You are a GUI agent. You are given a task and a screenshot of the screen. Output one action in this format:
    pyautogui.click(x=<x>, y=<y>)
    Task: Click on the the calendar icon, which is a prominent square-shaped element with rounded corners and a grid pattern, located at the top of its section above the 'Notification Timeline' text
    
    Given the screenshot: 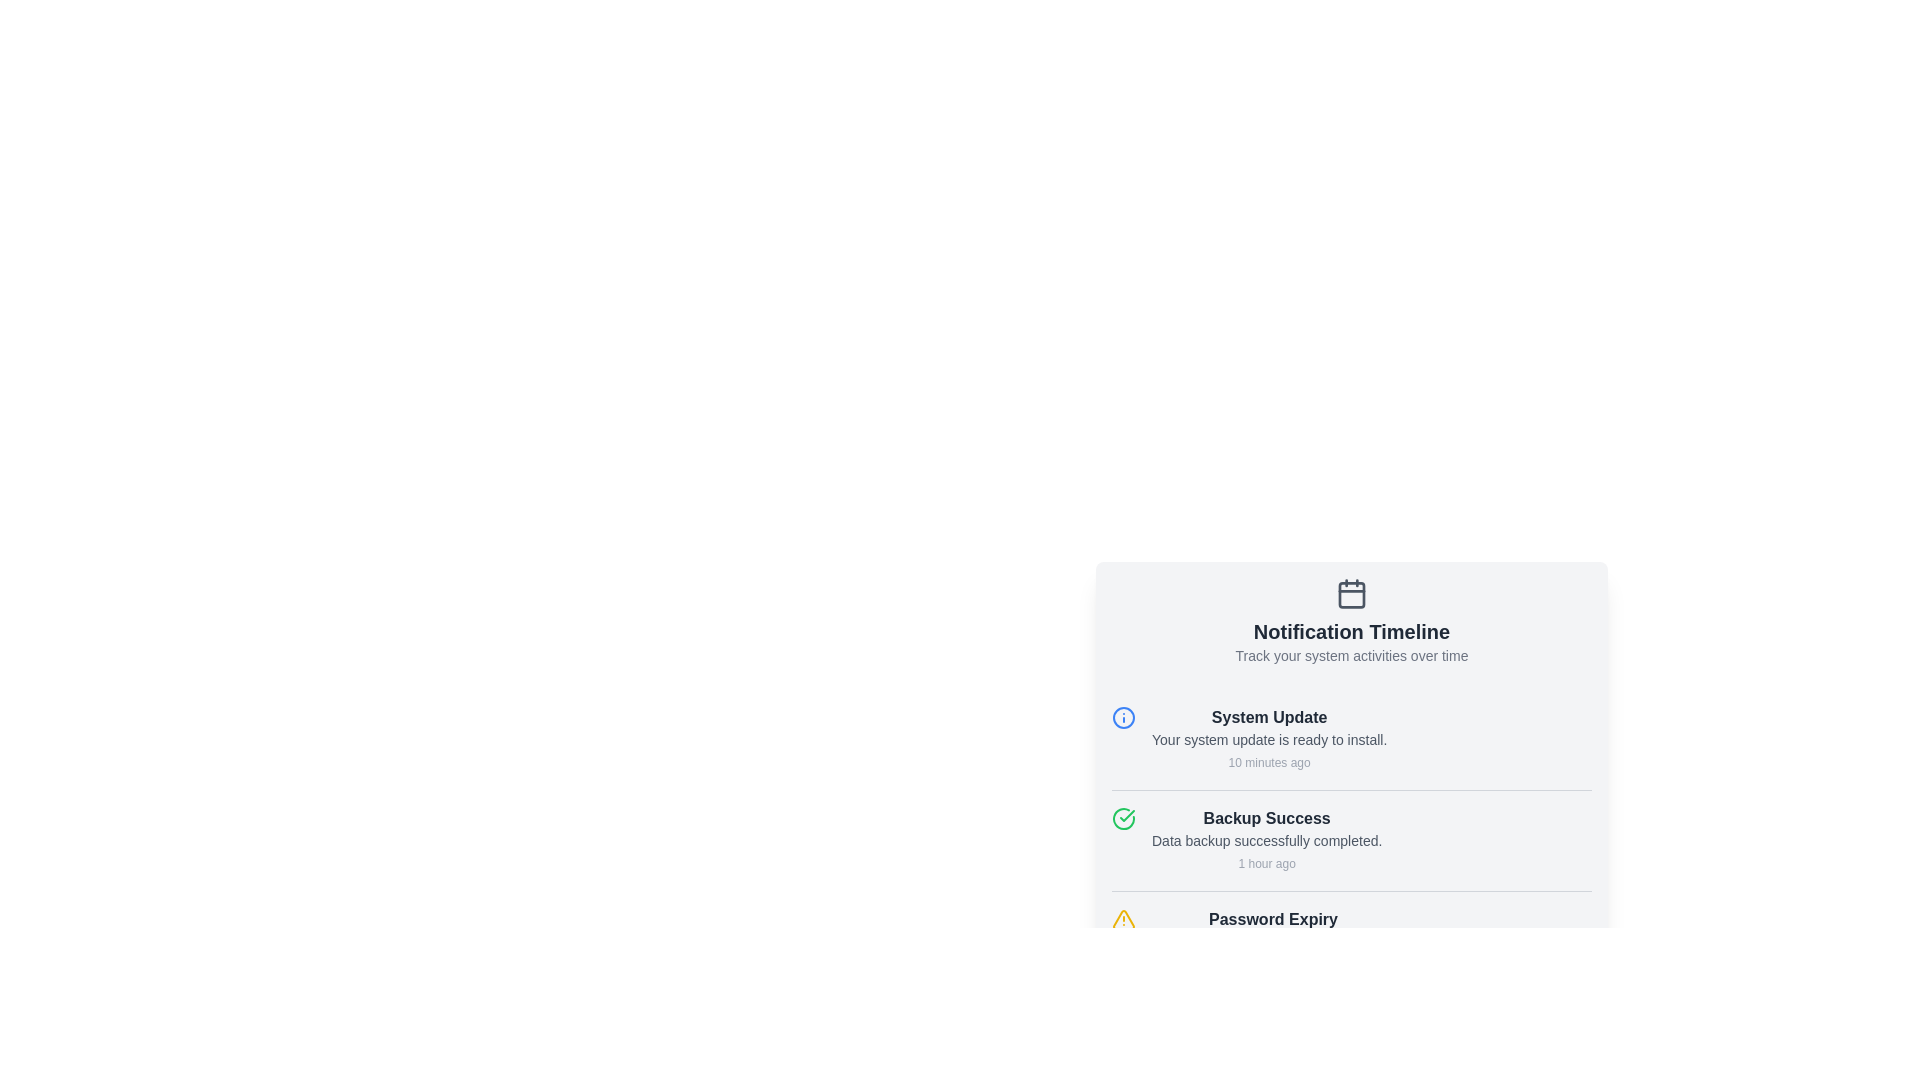 What is the action you would take?
    pyautogui.click(x=1352, y=593)
    